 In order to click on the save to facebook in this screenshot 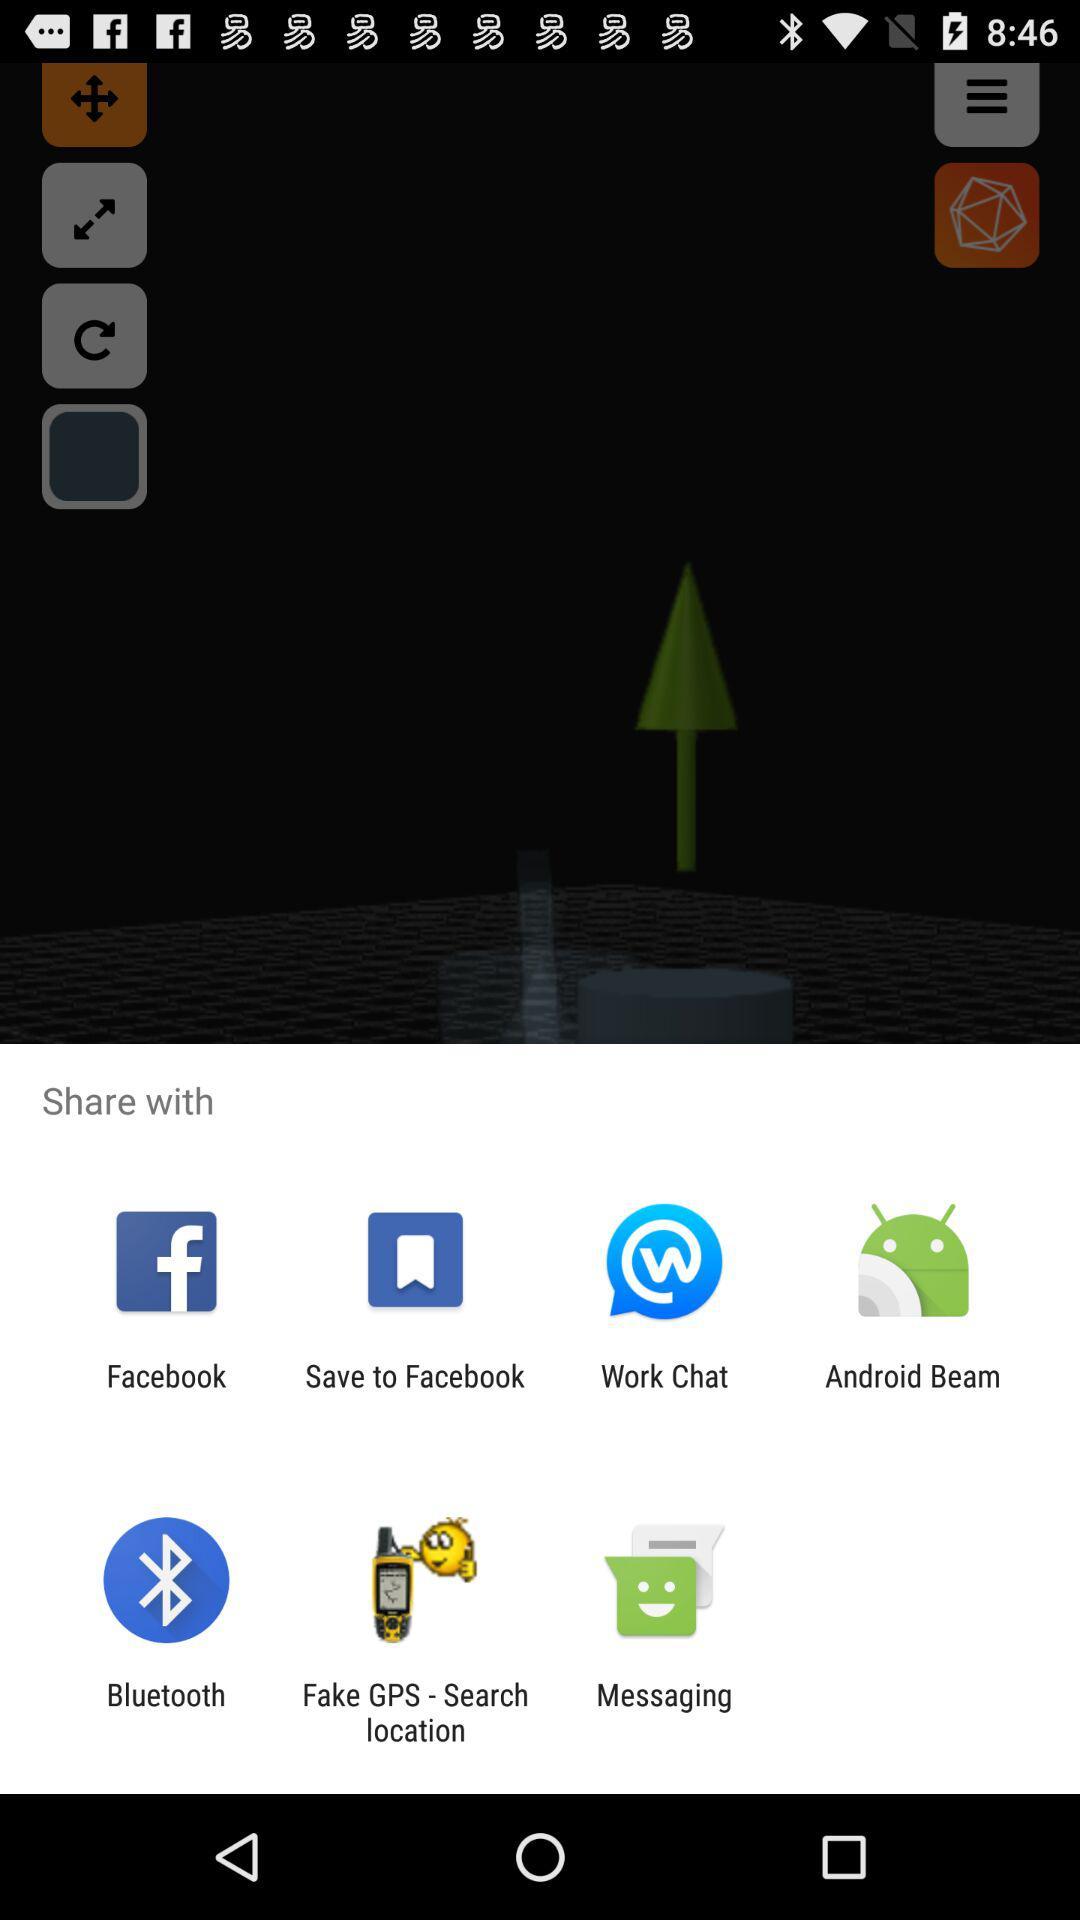, I will do `click(414, 1392)`.